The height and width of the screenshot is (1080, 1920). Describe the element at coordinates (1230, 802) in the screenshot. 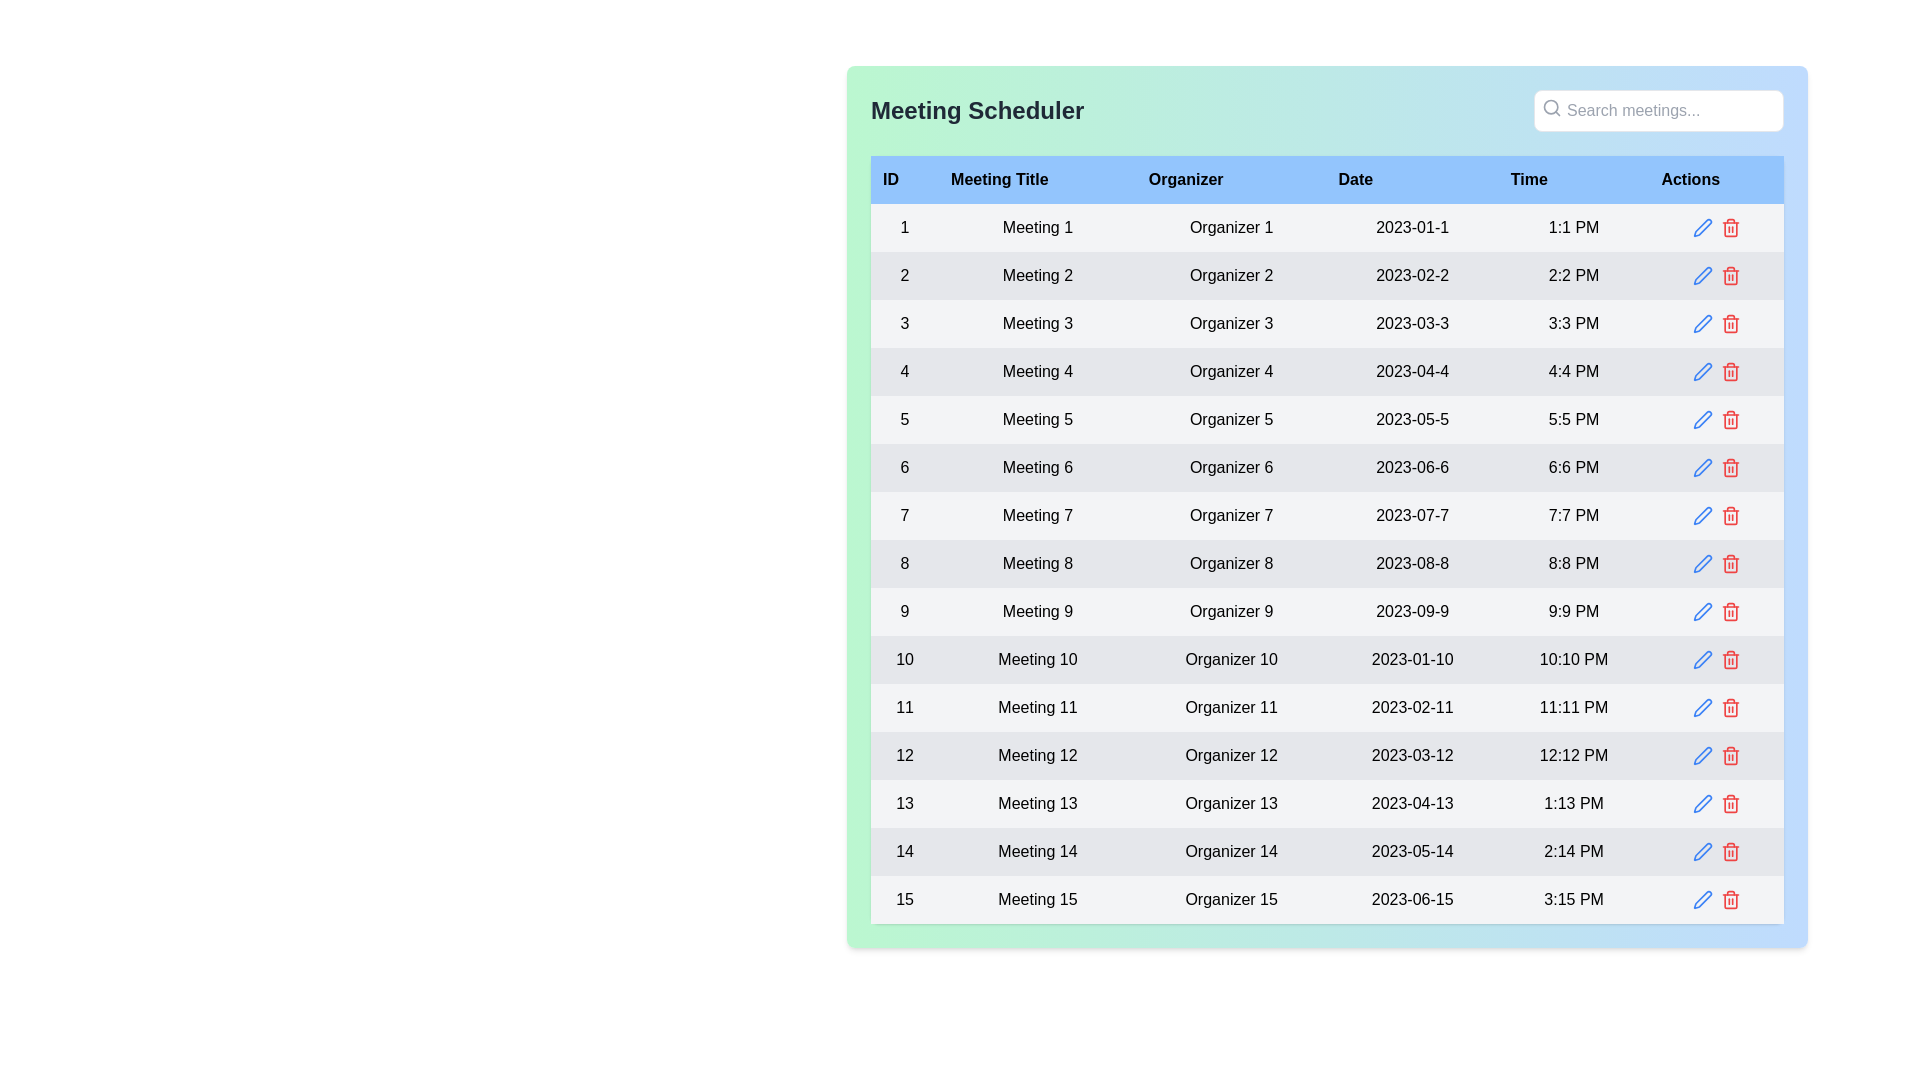

I see `the 'Organizer' text label for 'Meeting 13' in the table row labeled '13'` at that location.